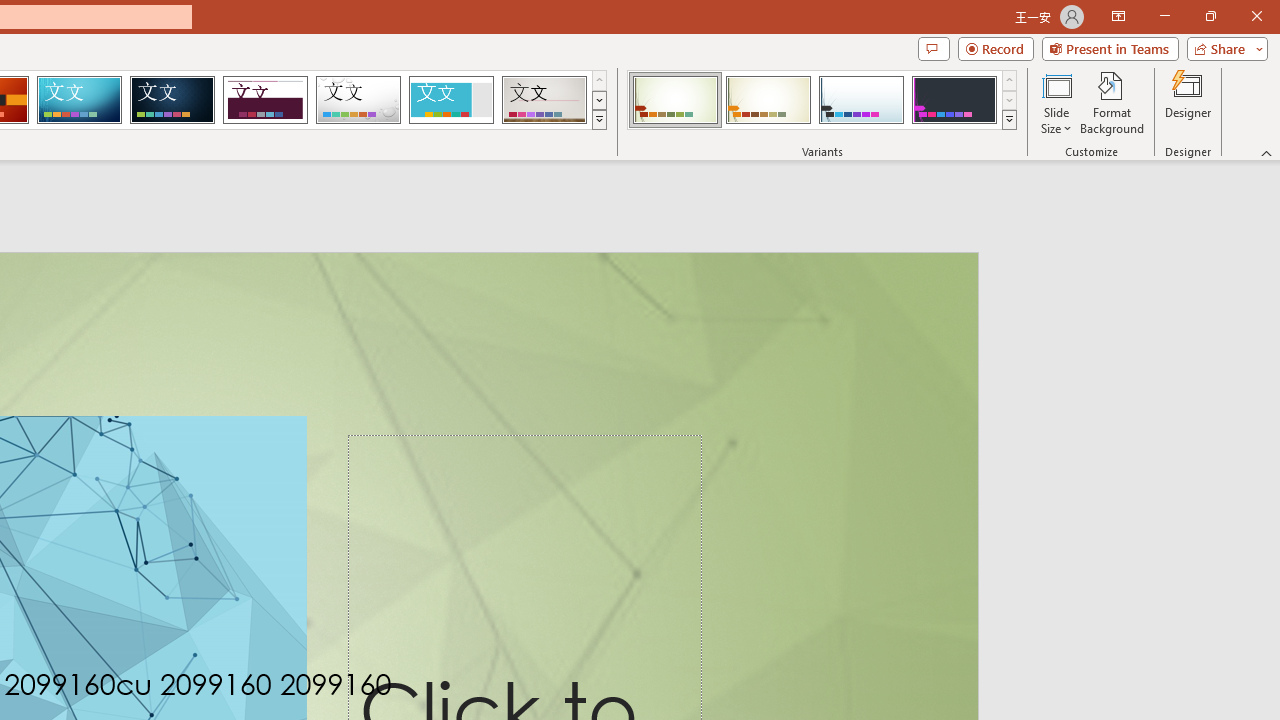 The width and height of the screenshot is (1280, 720). Describe the element at coordinates (767, 100) in the screenshot. I see `'Wisp Variant 2'` at that location.